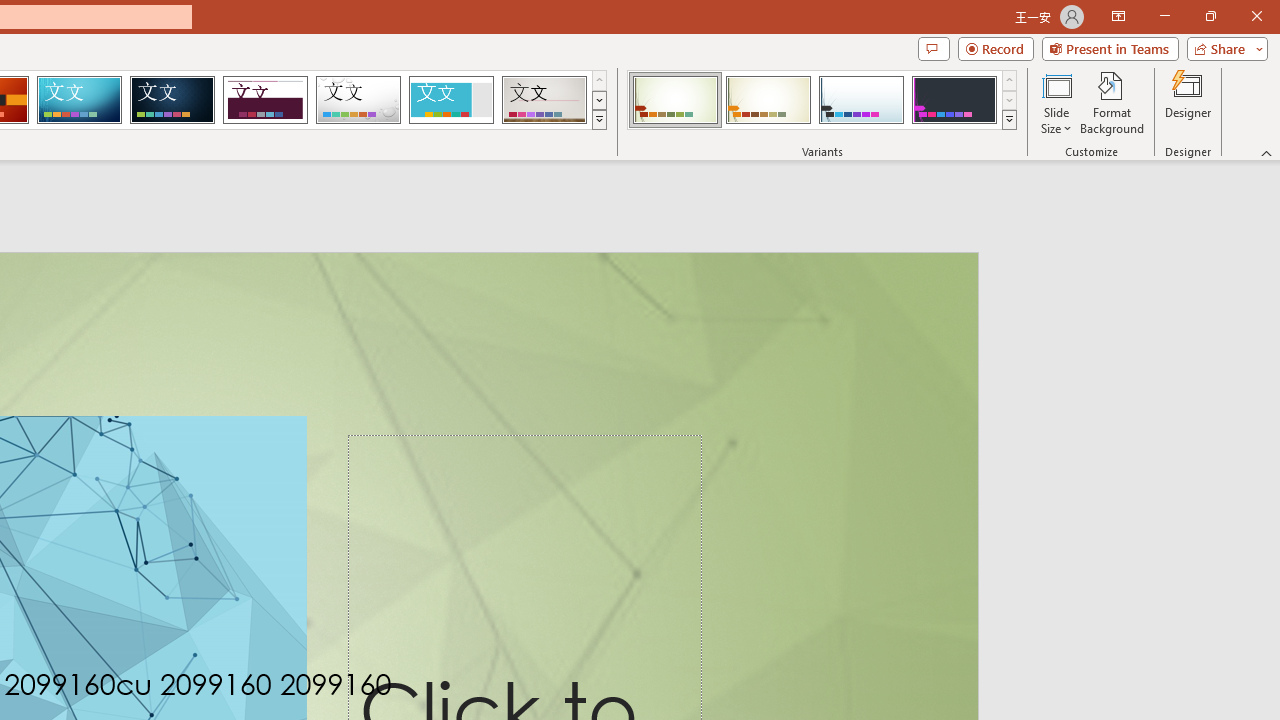 The width and height of the screenshot is (1280, 720). Describe the element at coordinates (767, 100) in the screenshot. I see `'Wisp Variant 2'` at that location.